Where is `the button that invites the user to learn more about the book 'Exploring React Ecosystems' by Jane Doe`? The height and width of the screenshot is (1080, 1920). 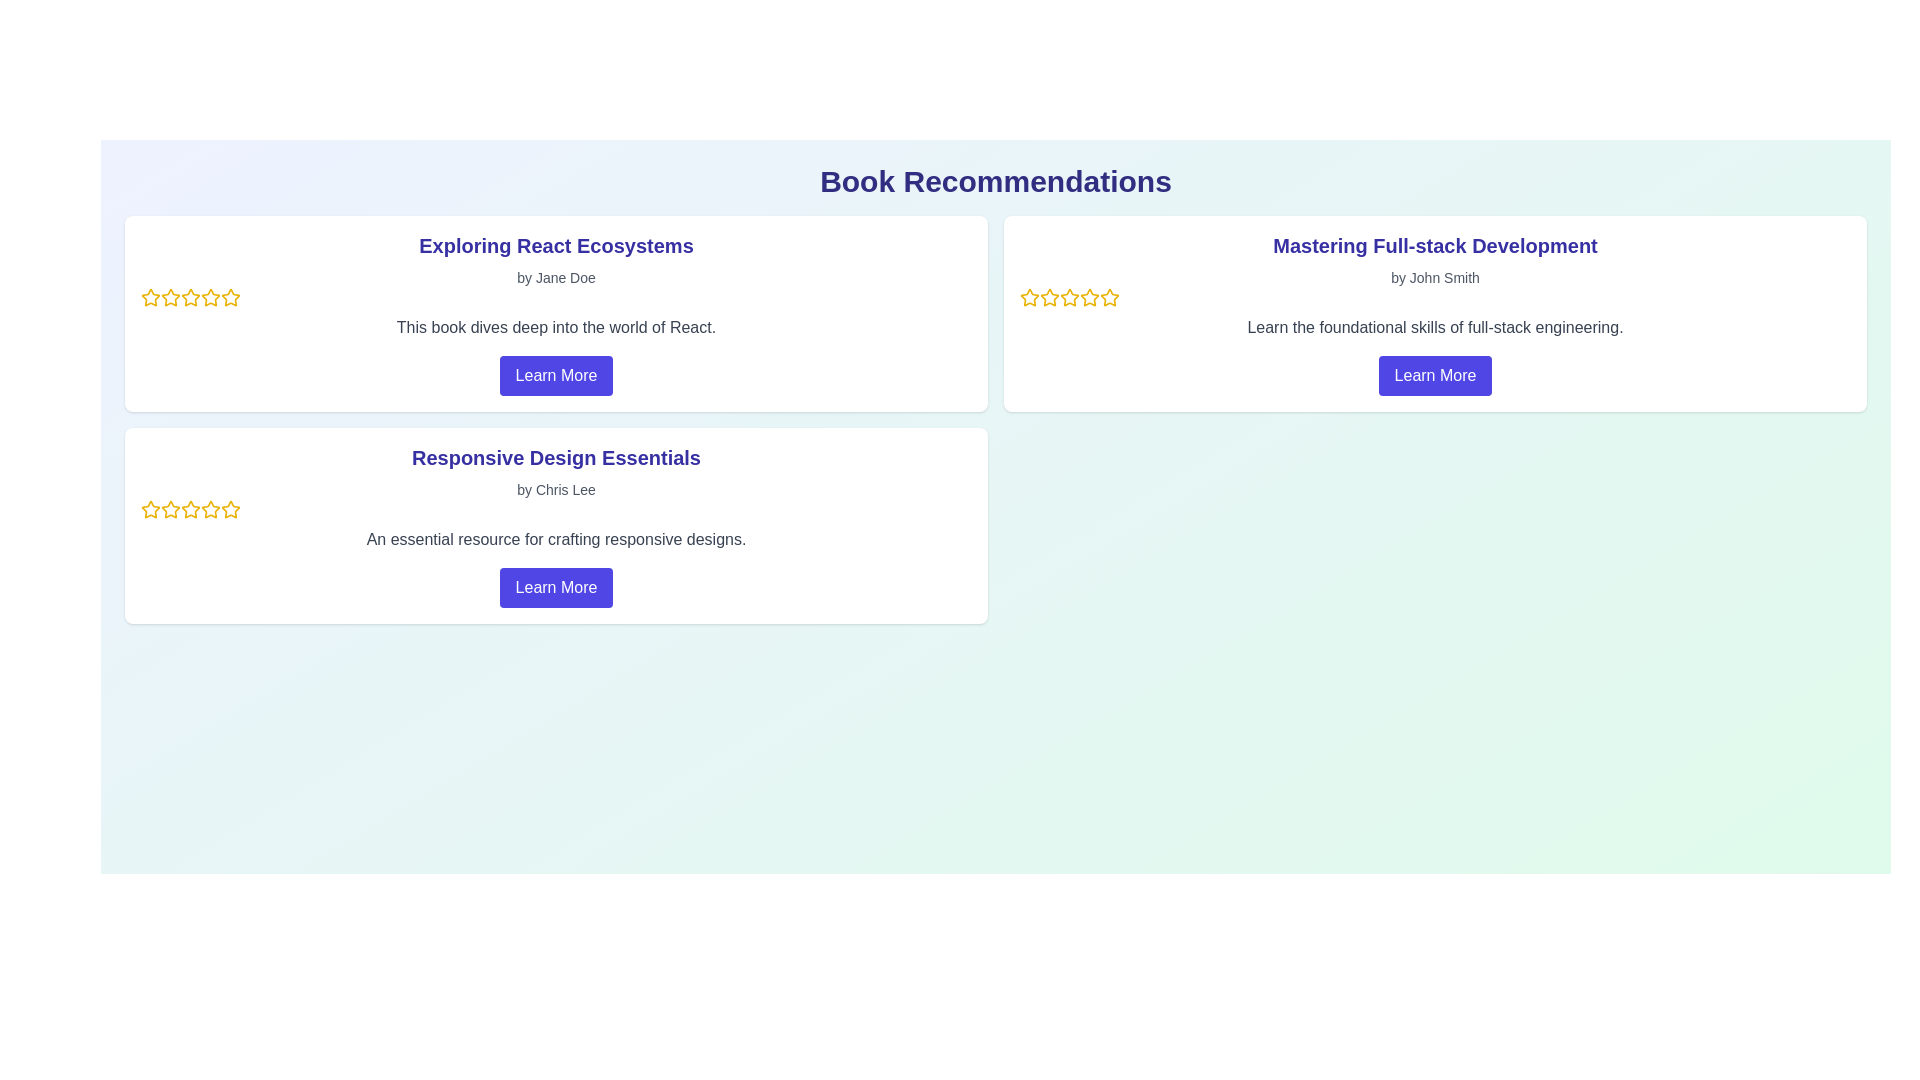
the button that invites the user to learn more about the book 'Exploring React Ecosystems' by Jane Doe is located at coordinates (556, 375).